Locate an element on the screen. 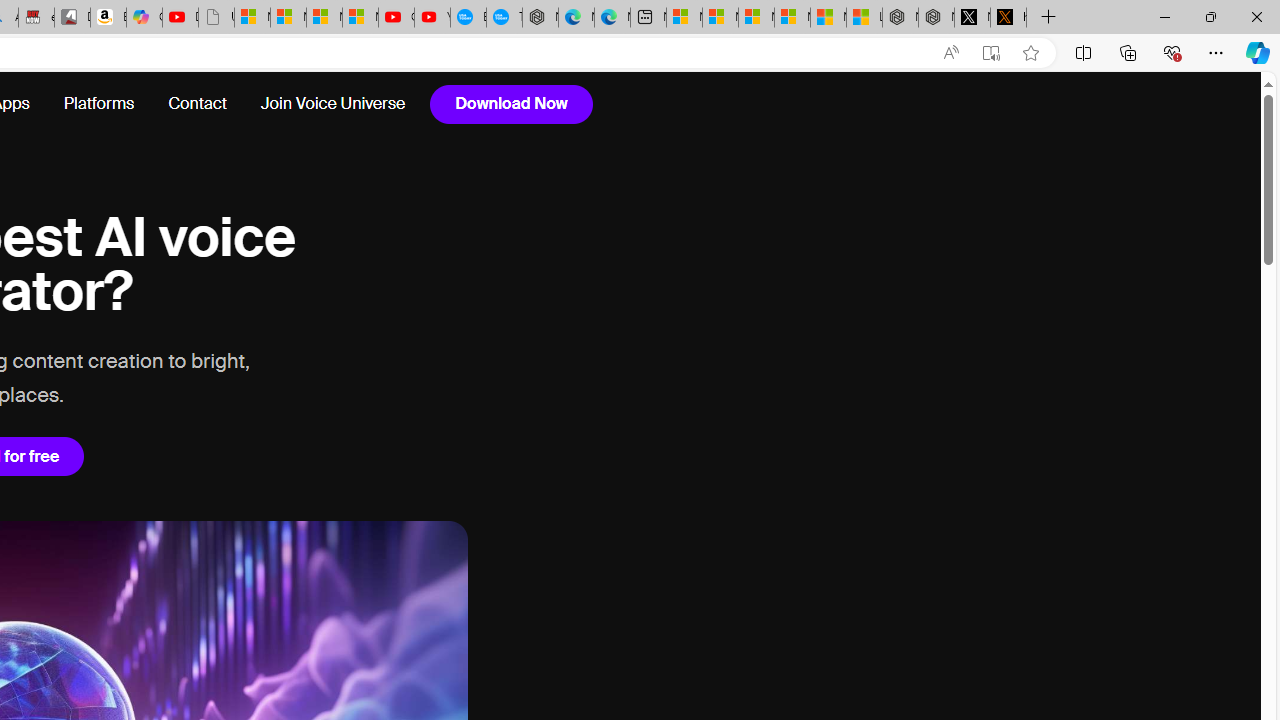 The image size is (1280, 720). 'Nordace (@NordaceOfficial) / X' is located at coordinates (972, 17).